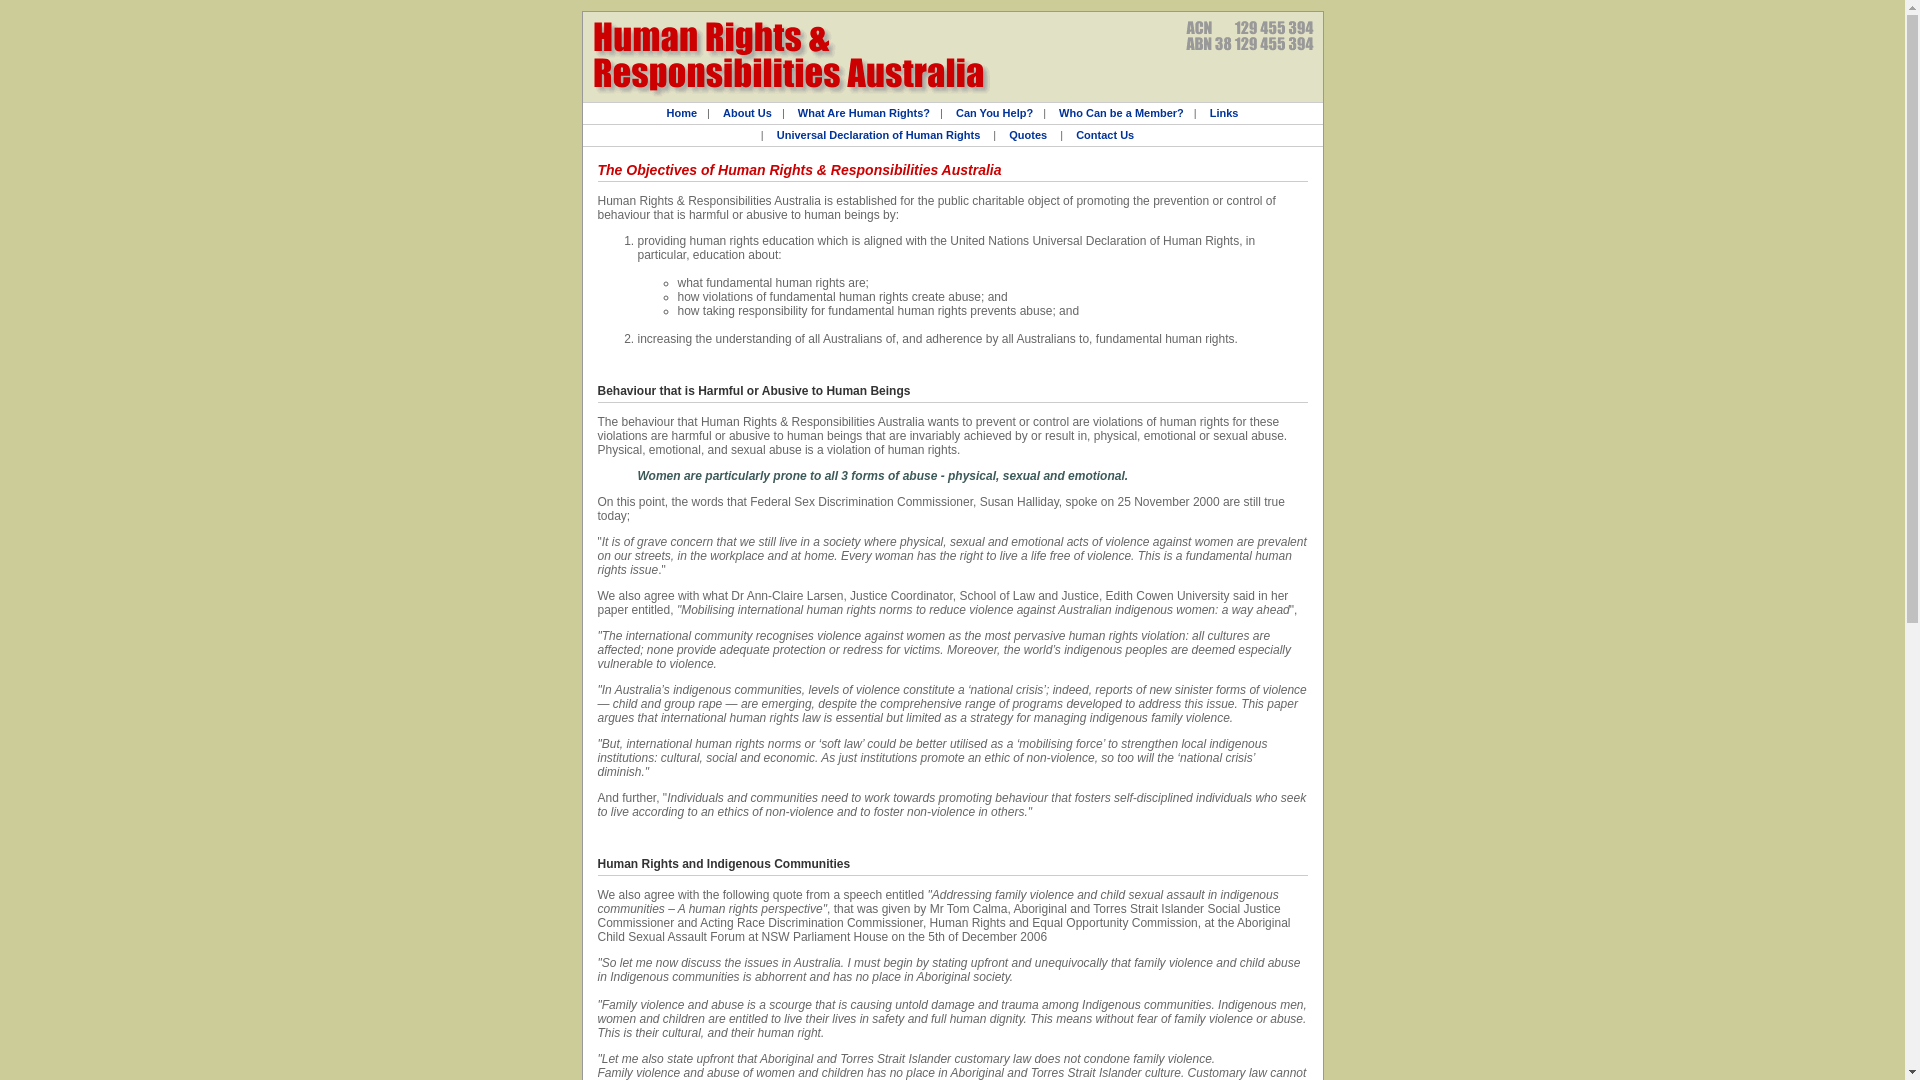  I want to click on 'About Us', so click(746, 112).